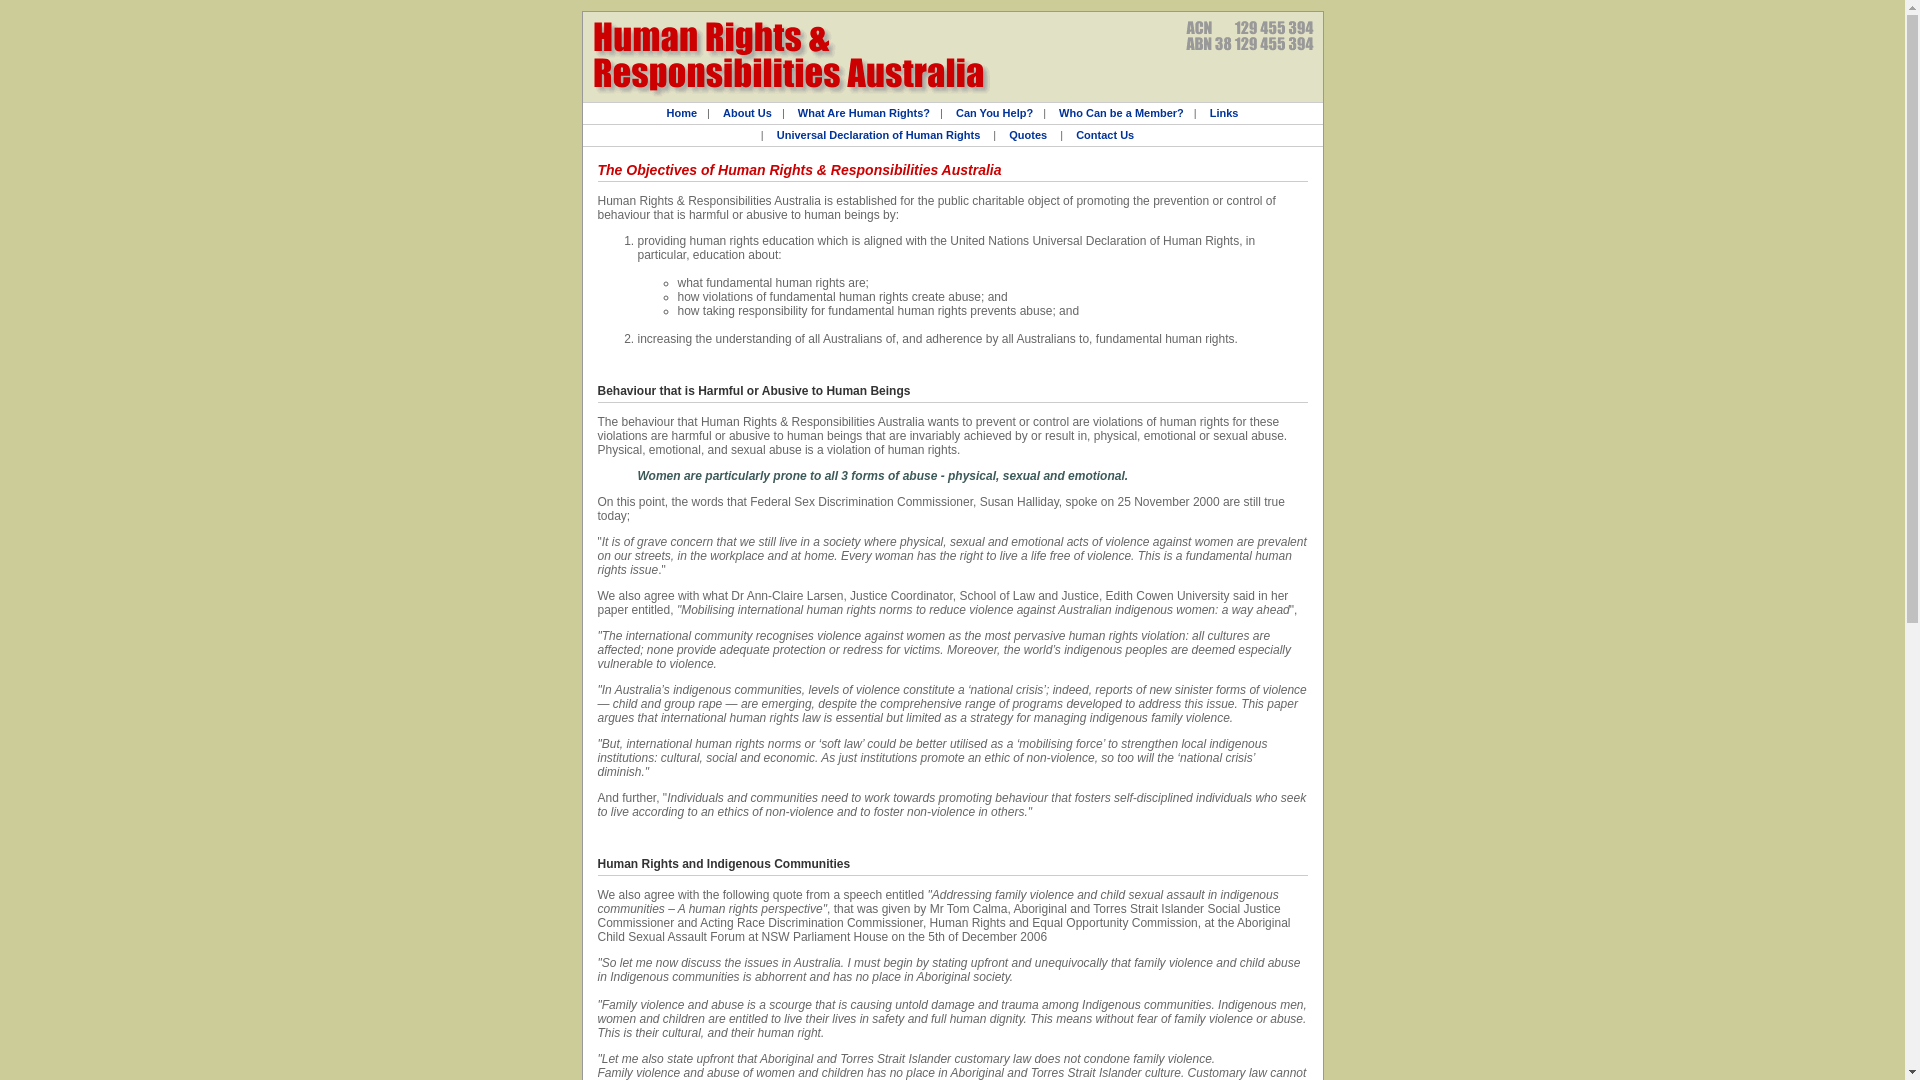  I want to click on 'About Us', so click(746, 112).